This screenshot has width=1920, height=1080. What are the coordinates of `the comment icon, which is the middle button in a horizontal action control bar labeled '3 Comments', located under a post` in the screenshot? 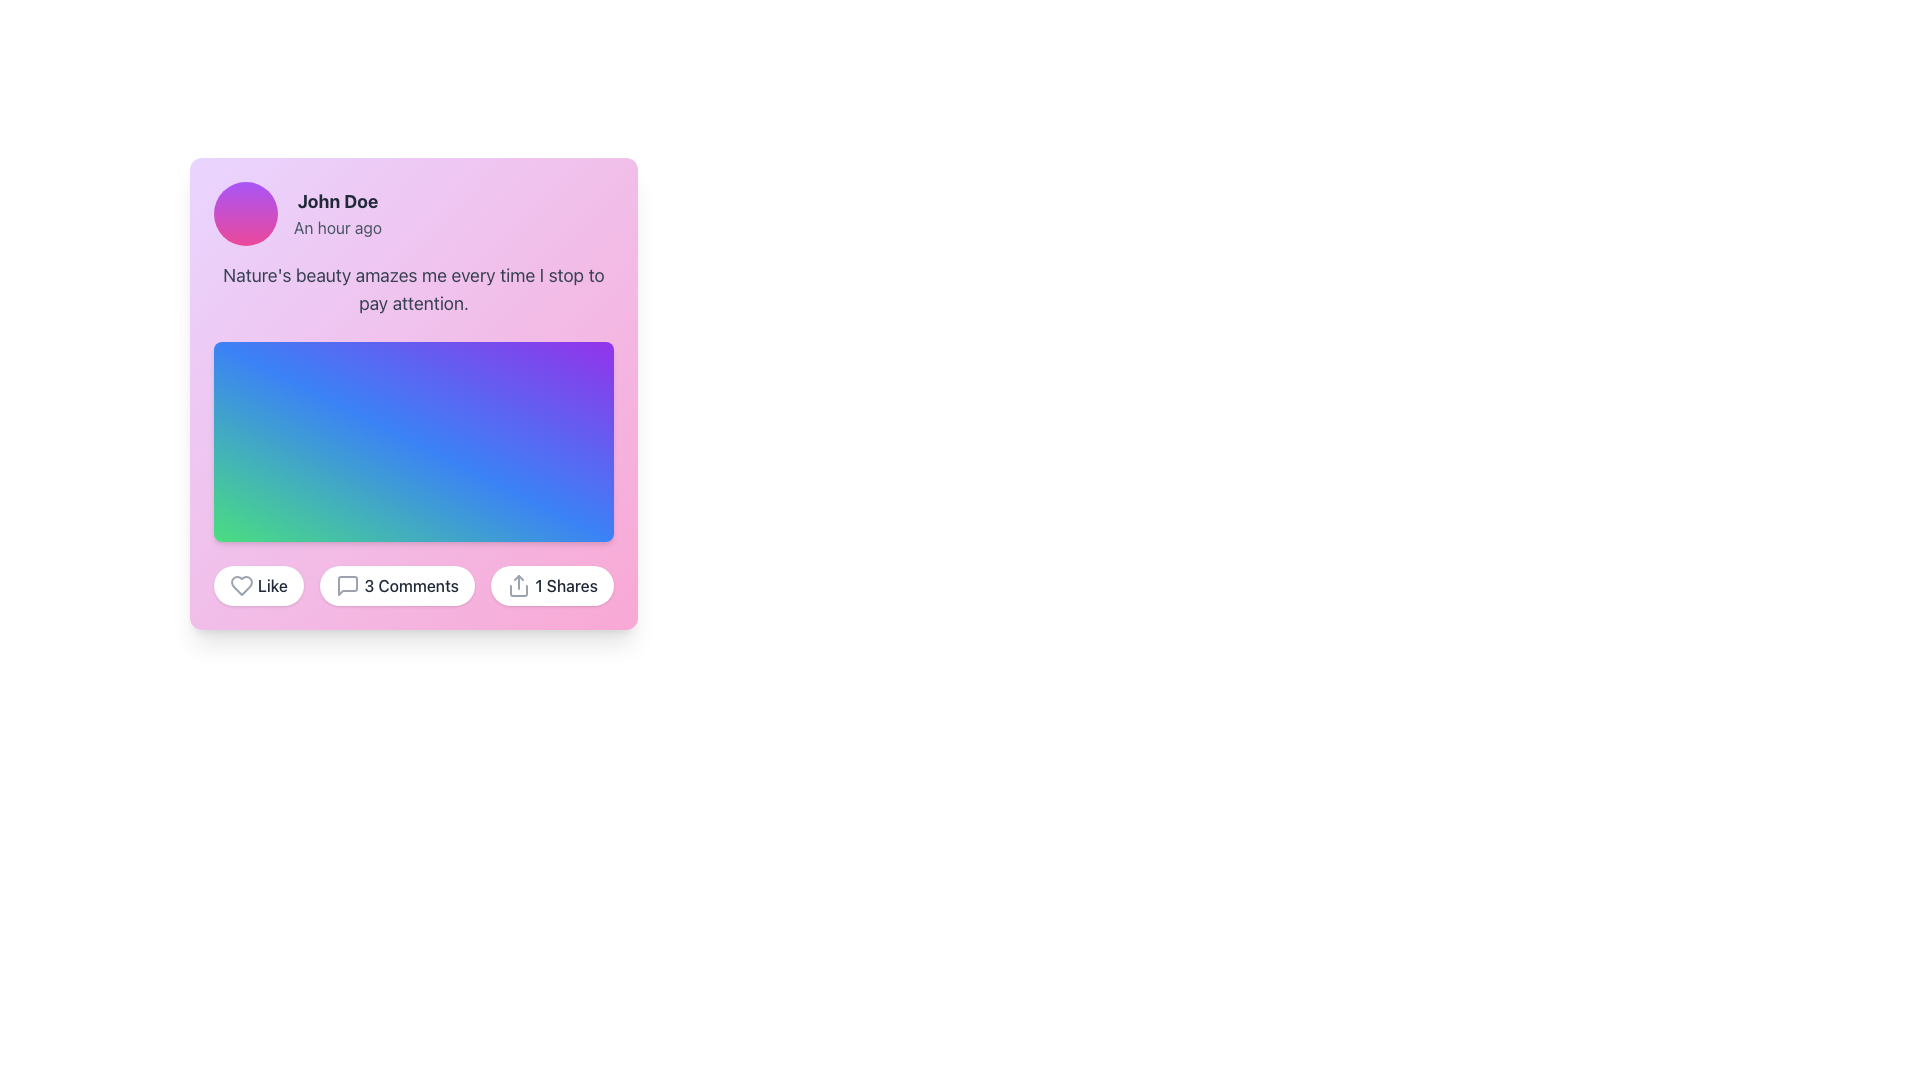 It's located at (348, 585).